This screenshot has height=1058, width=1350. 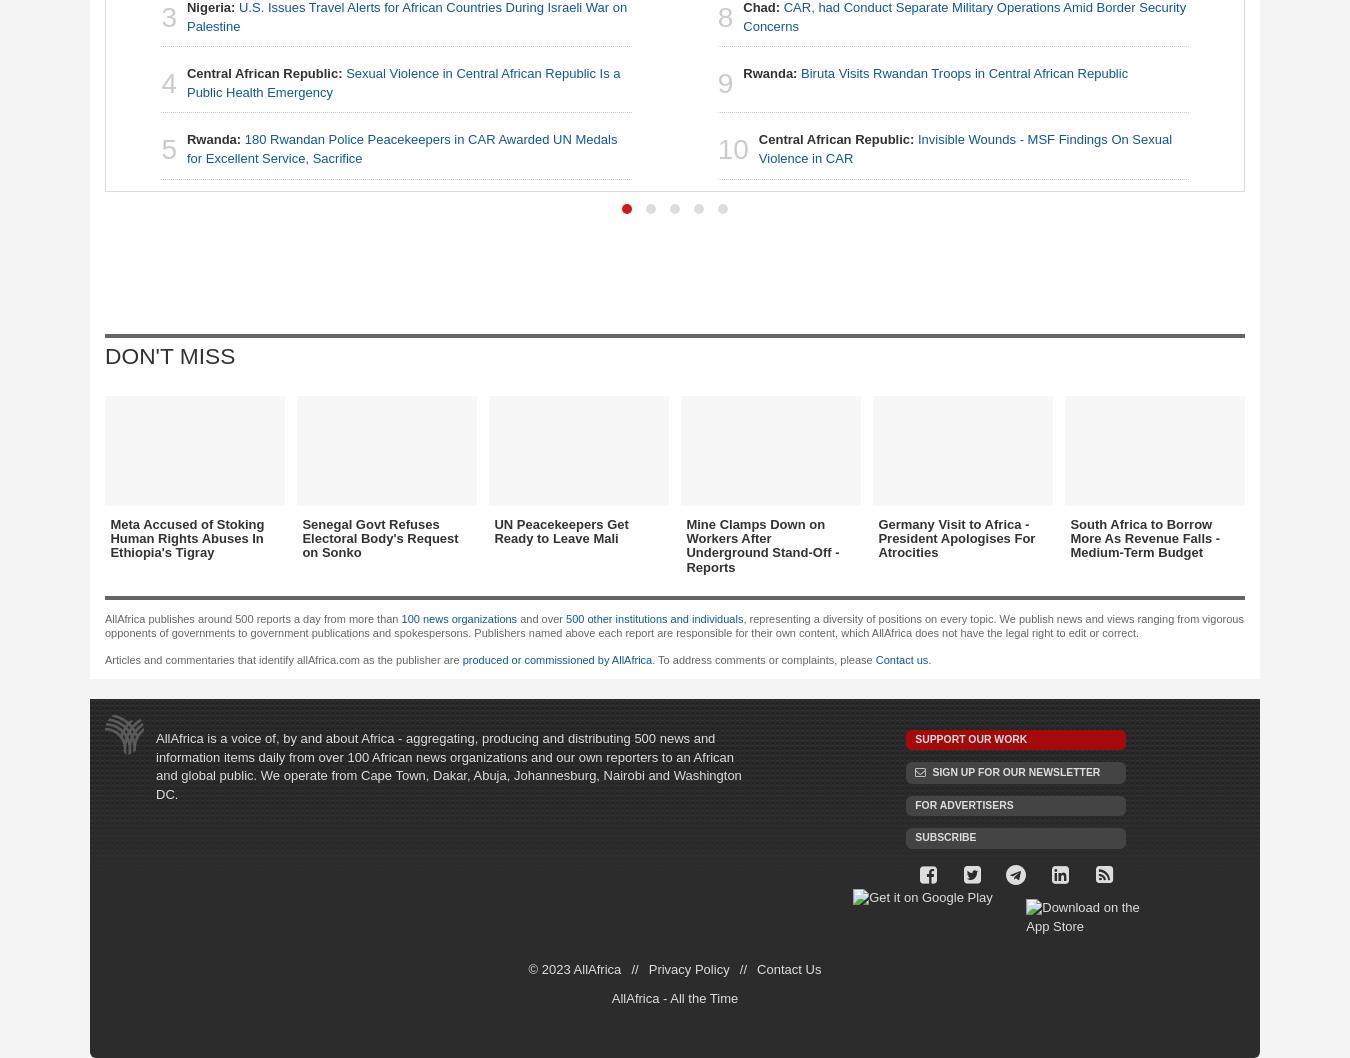 What do you see at coordinates (156, 765) in the screenshot?
I see `'AllAfrica is a voice of, by and about Africa - aggregating, producing and distributing 500 news and information items daily from over 100 African news organizations and our own reporters to an African and global public. We operate from Cape Town, Dakar, Abuja, Johannesburg, Nairobi and Washington DC.'` at bounding box center [156, 765].